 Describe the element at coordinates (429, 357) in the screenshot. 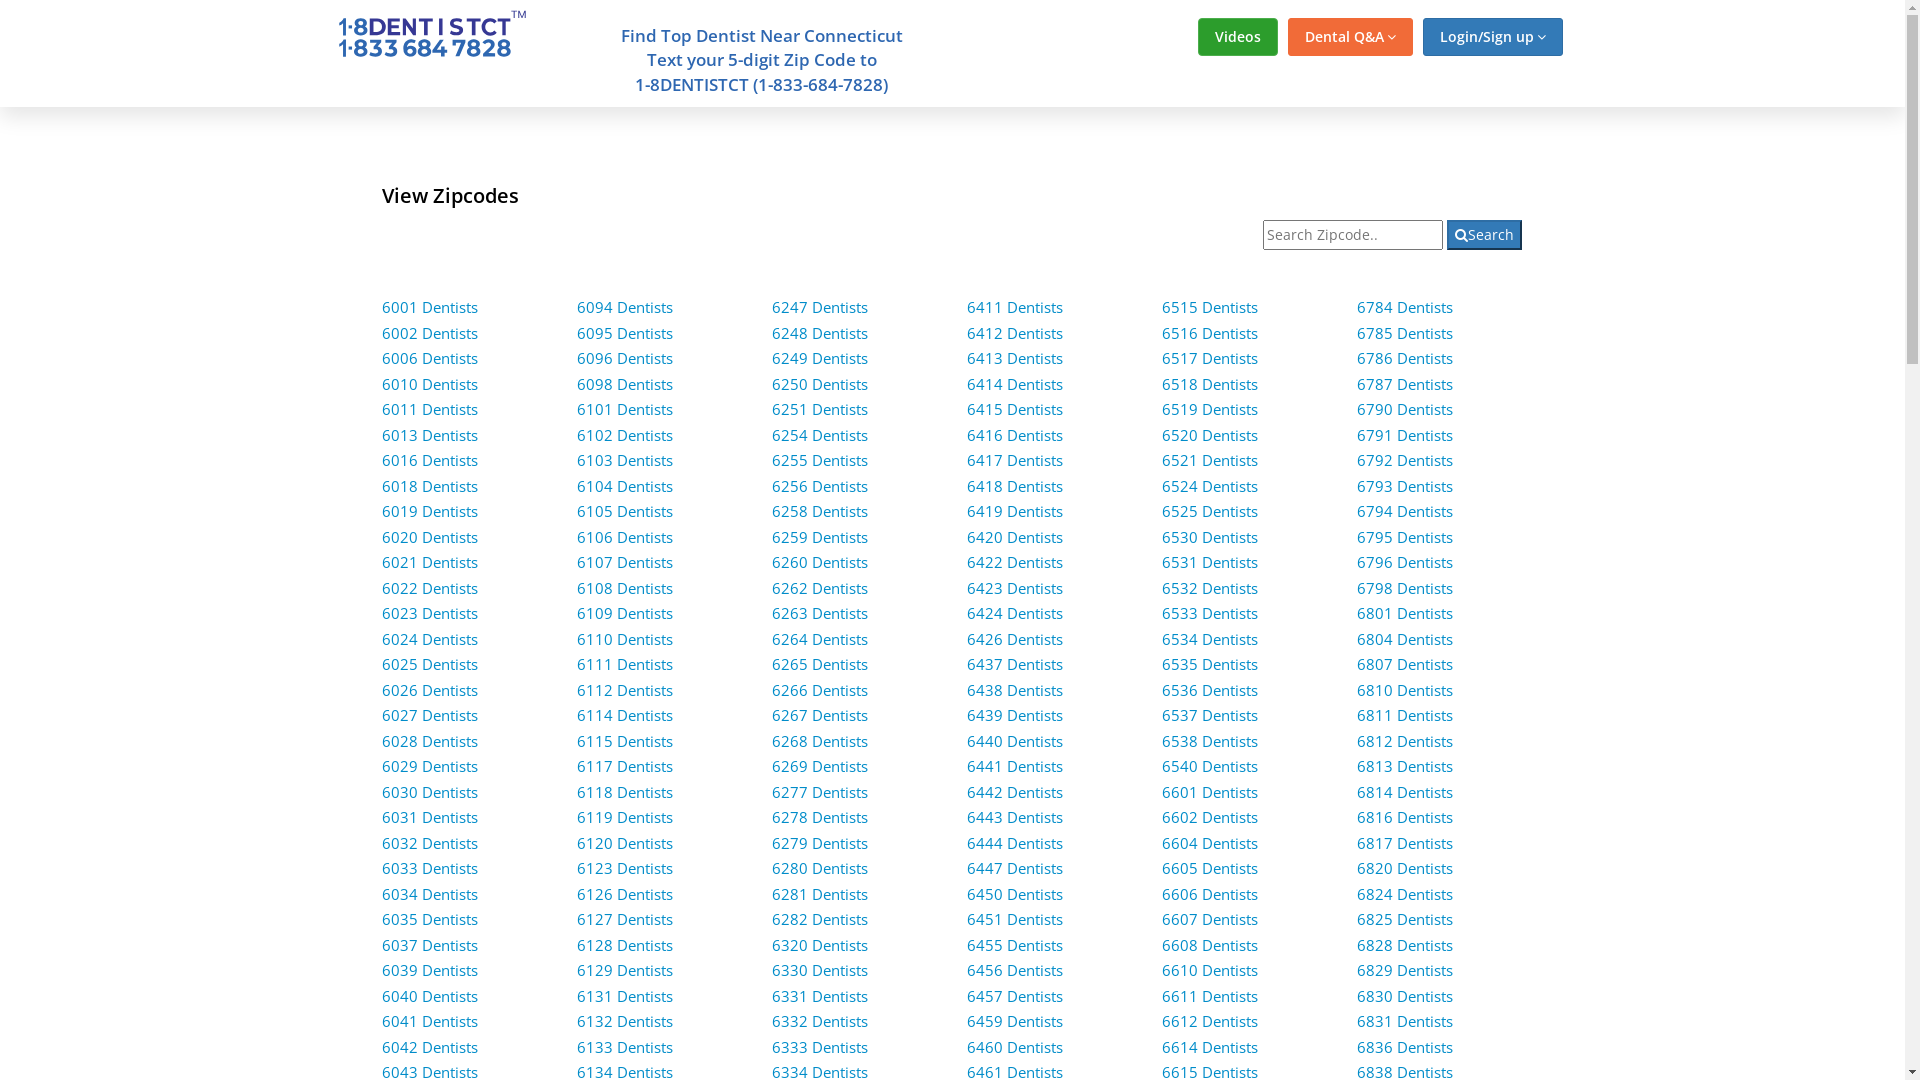

I see `'6006 Dentists'` at that location.